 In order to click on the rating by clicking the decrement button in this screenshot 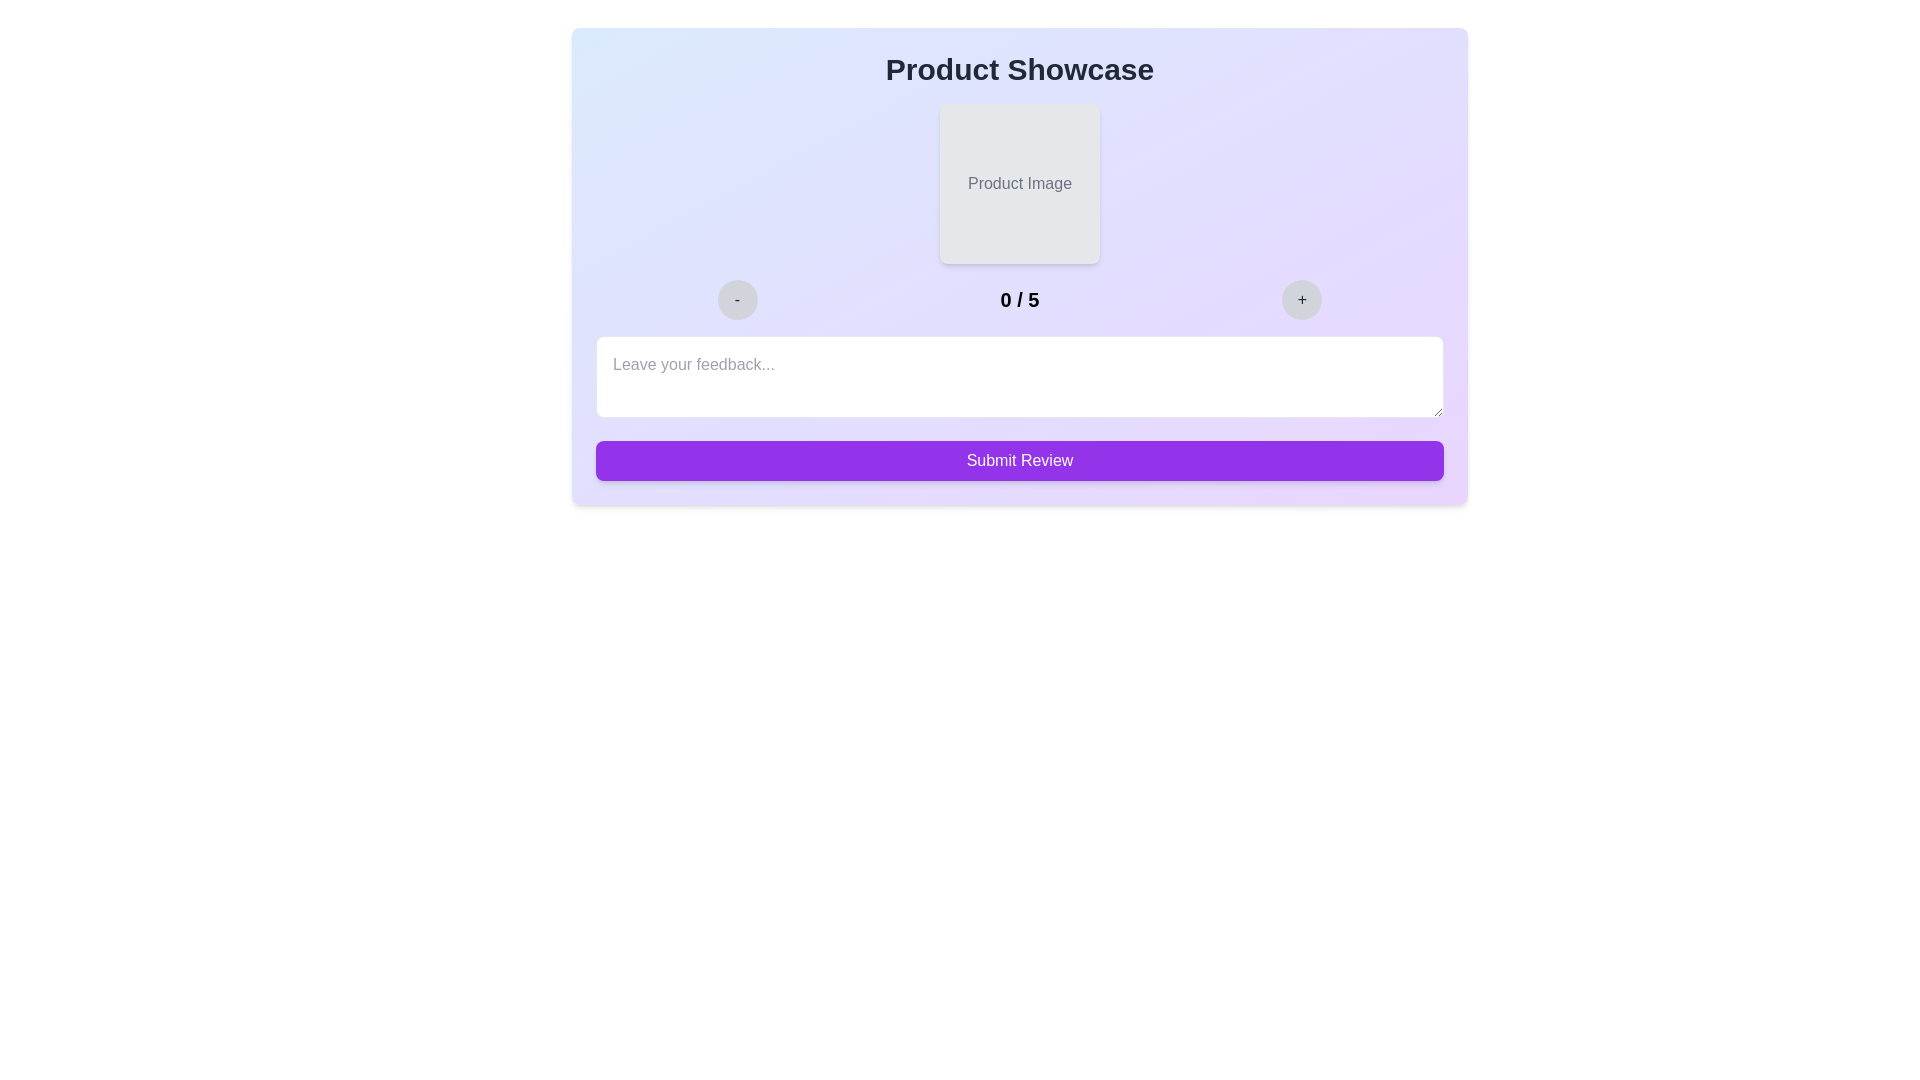, I will do `click(736, 300)`.